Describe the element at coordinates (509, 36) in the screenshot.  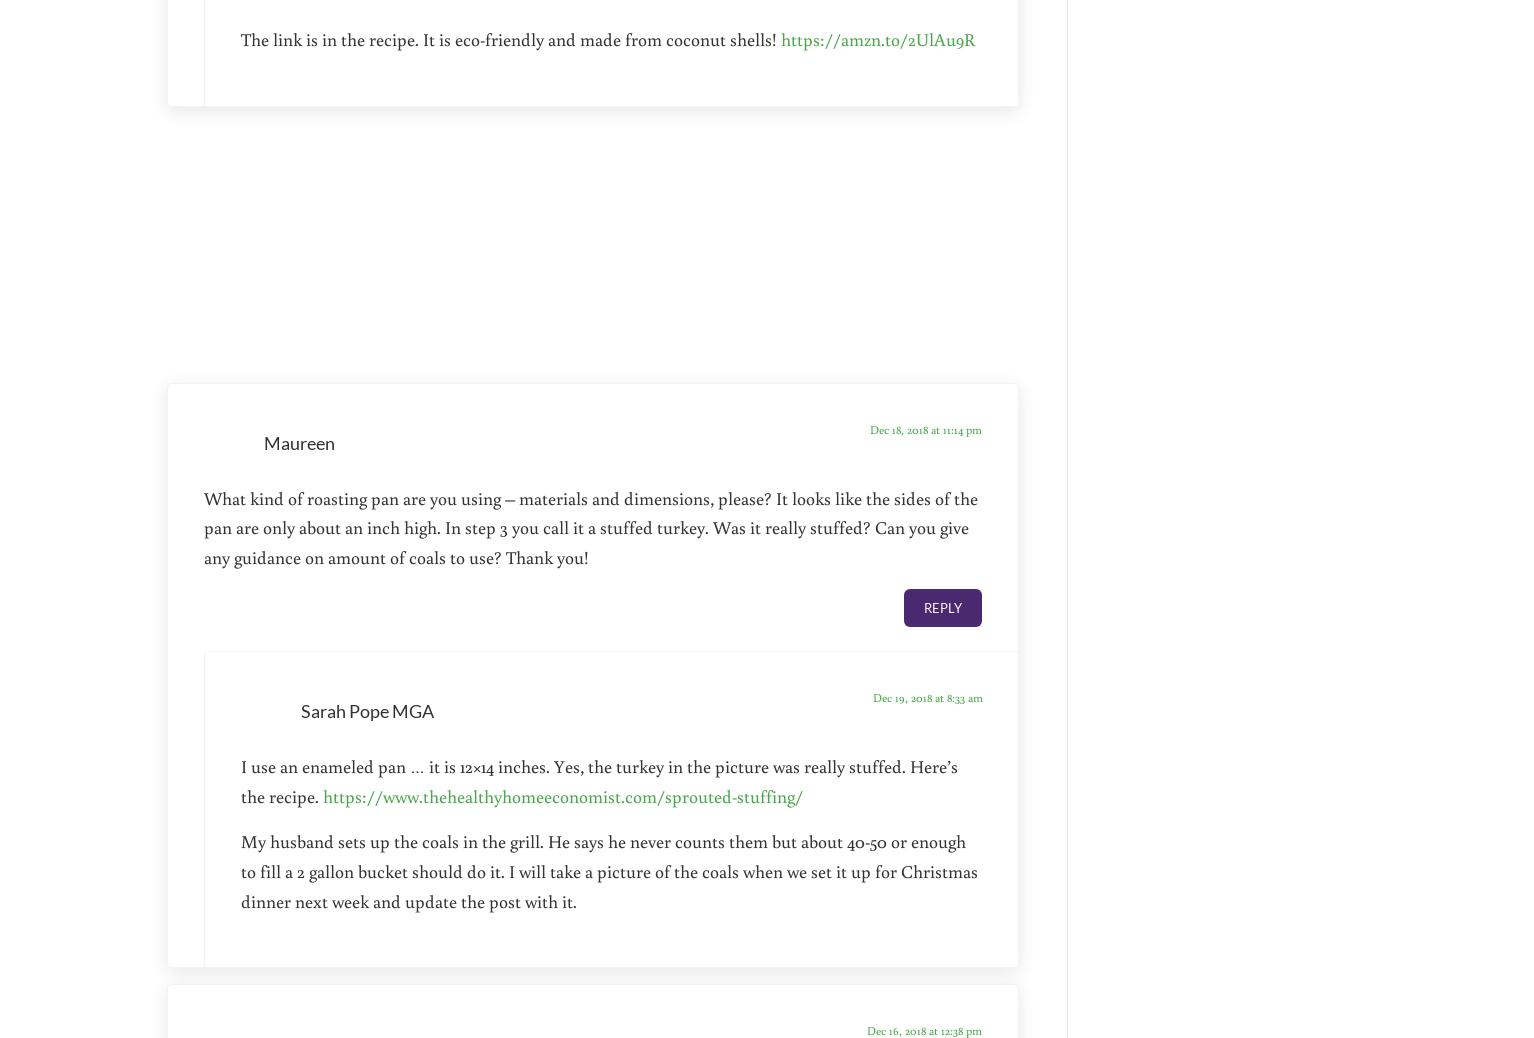
I see `'The link is in the recipe. It is eco-friendly and made from coconut shells!'` at that location.